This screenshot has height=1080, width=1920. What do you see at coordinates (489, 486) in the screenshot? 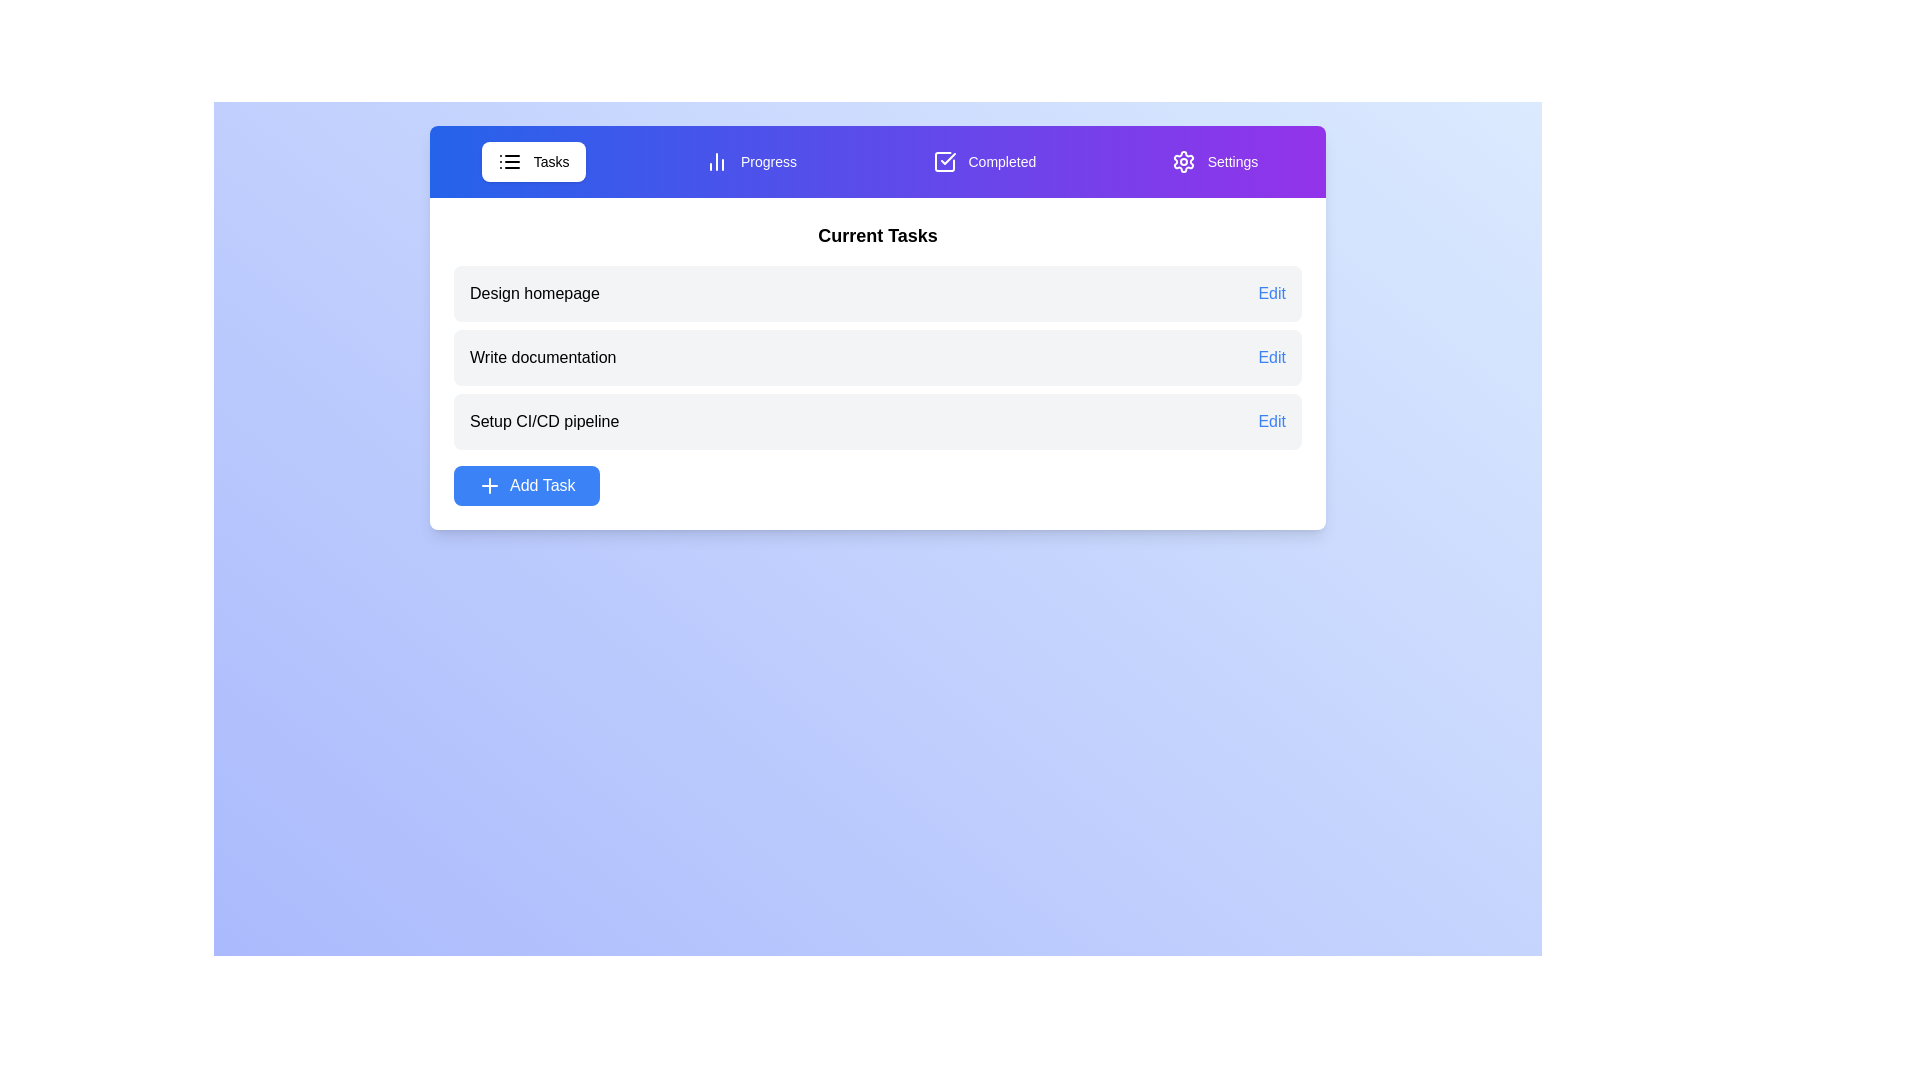
I see `the '+' icon with a blue background, which is located to the left of the 'Add Task' button at the bottom of the task panel` at bounding box center [489, 486].